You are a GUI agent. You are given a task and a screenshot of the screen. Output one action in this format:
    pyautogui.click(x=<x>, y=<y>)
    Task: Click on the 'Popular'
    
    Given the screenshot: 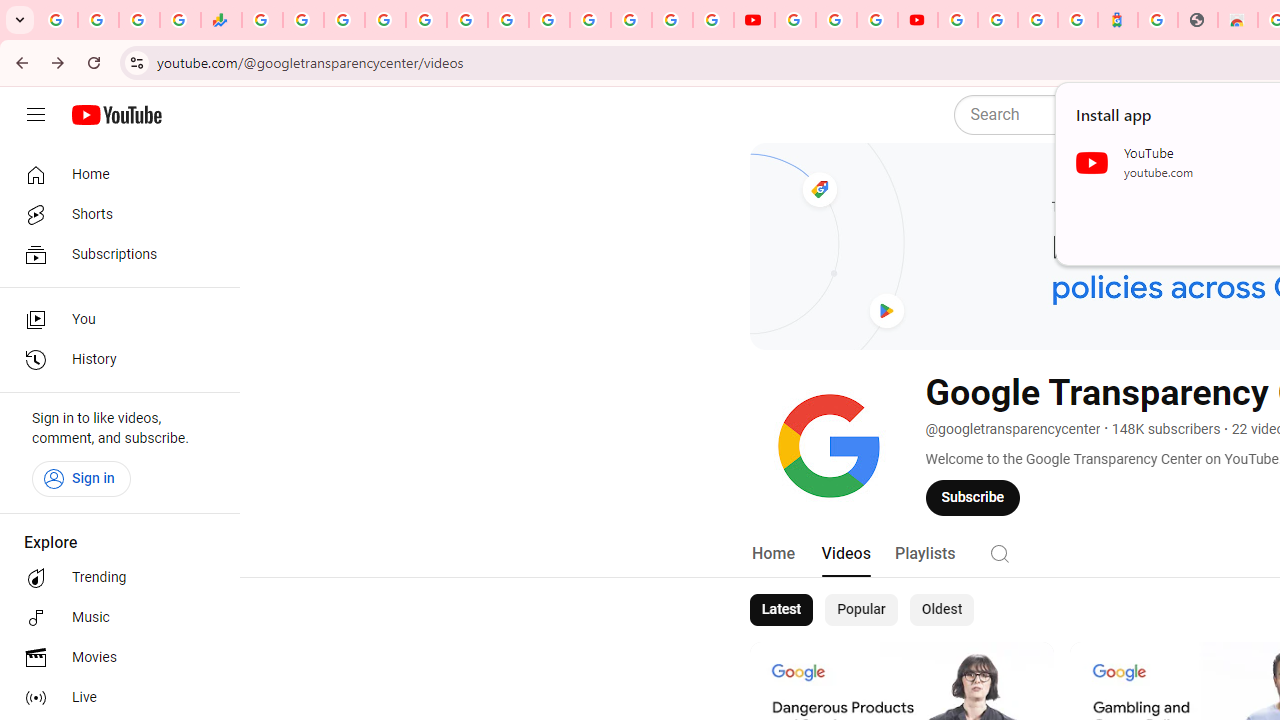 What is the action you would take?
    pyautogui.click(x=861, y=608)
    